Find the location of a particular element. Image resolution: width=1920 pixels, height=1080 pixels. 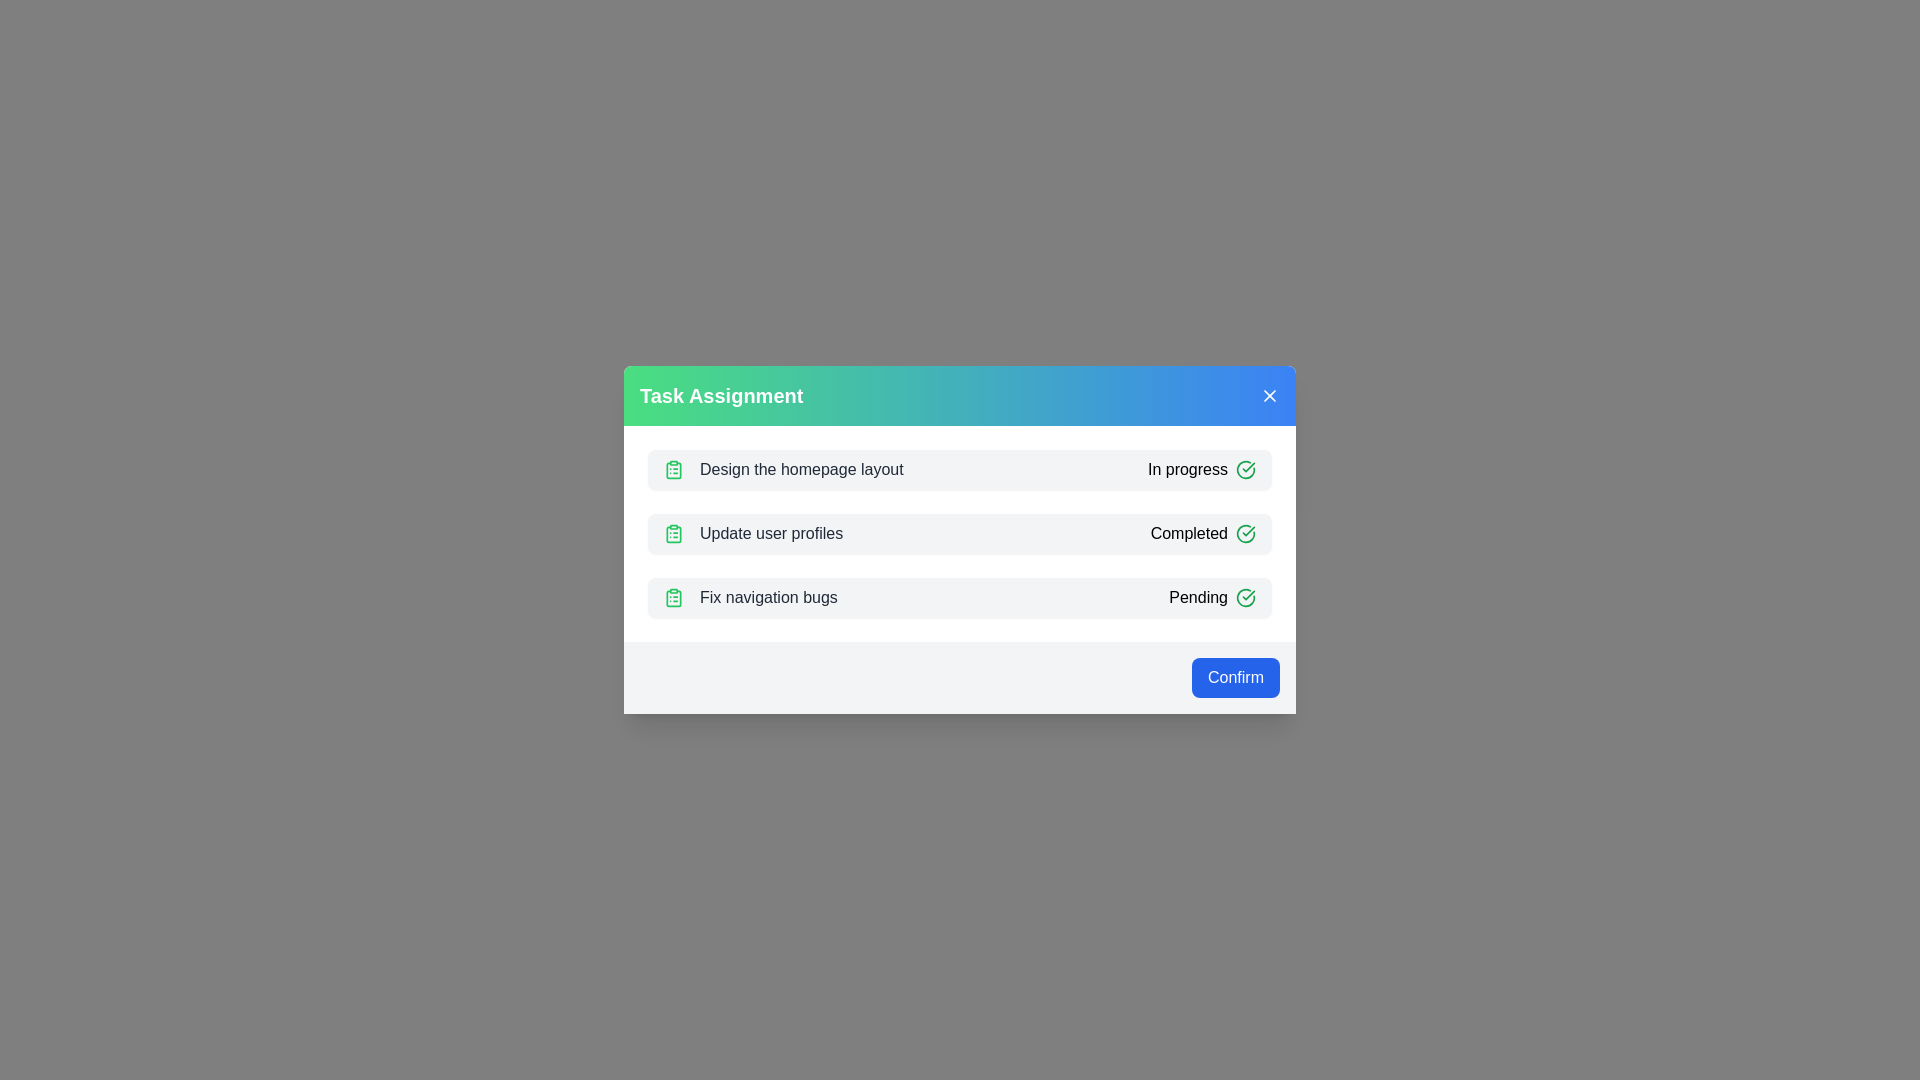

the task description text labeled 'Design the homepage layout', which is the first task item in a vertical list of tasks near a green clipboard icon is located at coordinates (782, 470).